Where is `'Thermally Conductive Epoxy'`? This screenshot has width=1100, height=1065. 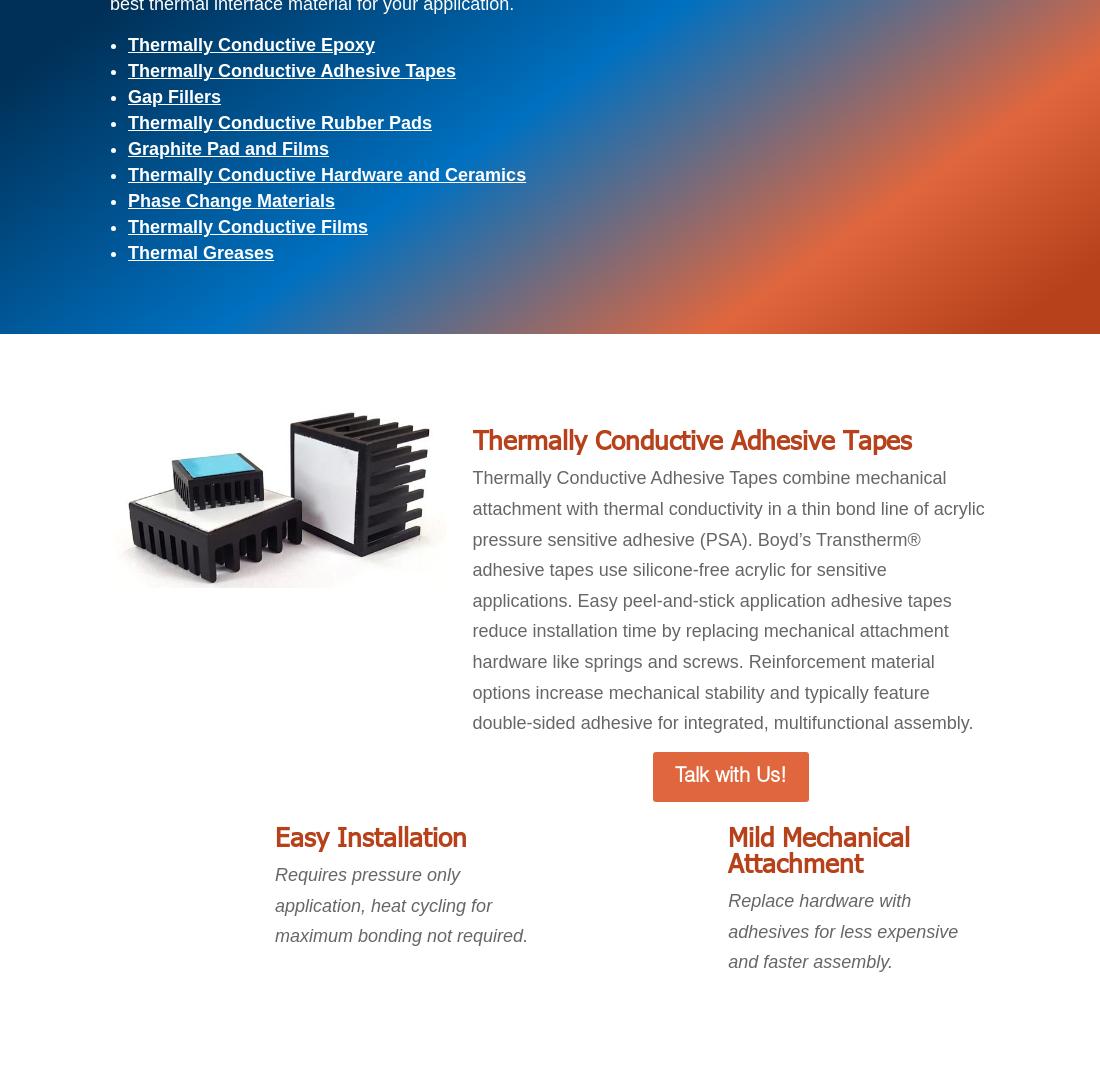 'Thermally Conductive Epoxy' is located at coordinates (251, 44).